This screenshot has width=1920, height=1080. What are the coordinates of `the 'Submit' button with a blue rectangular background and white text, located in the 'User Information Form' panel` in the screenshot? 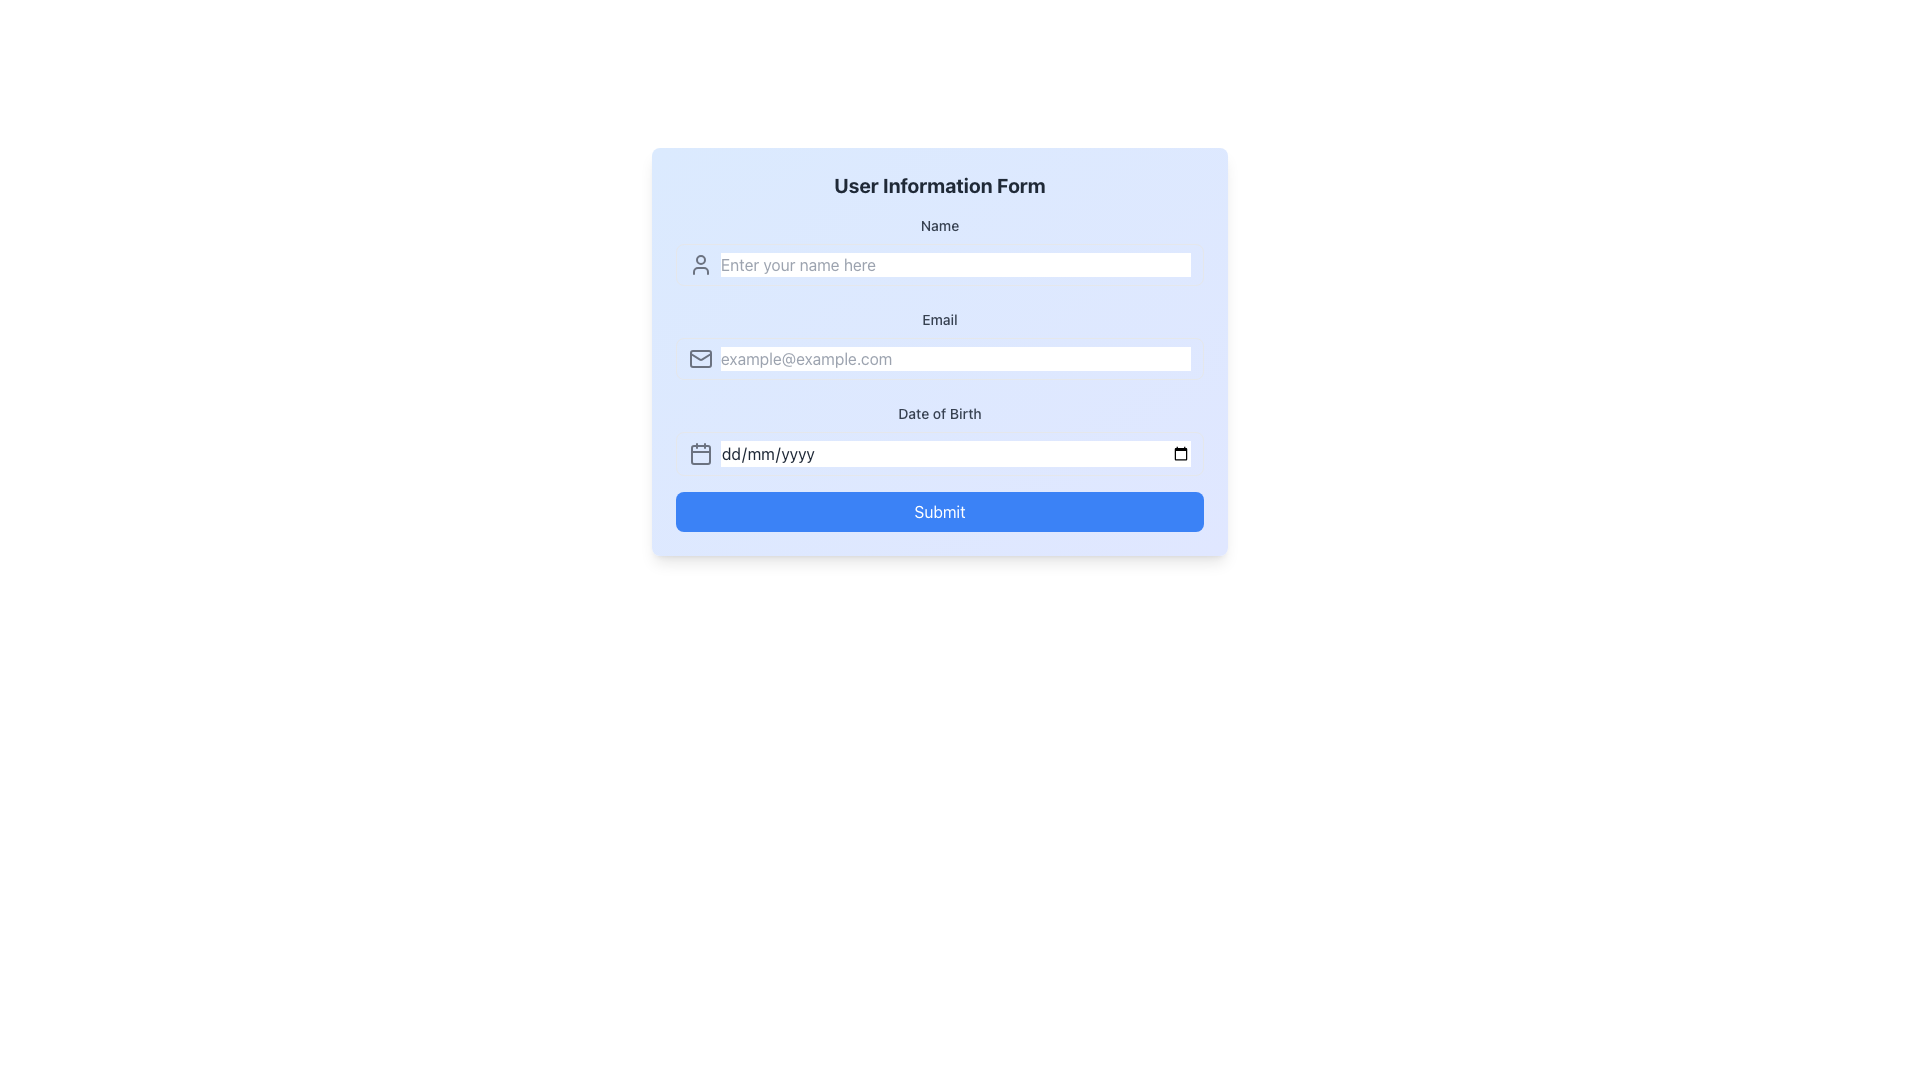 It's located at (939, 511).